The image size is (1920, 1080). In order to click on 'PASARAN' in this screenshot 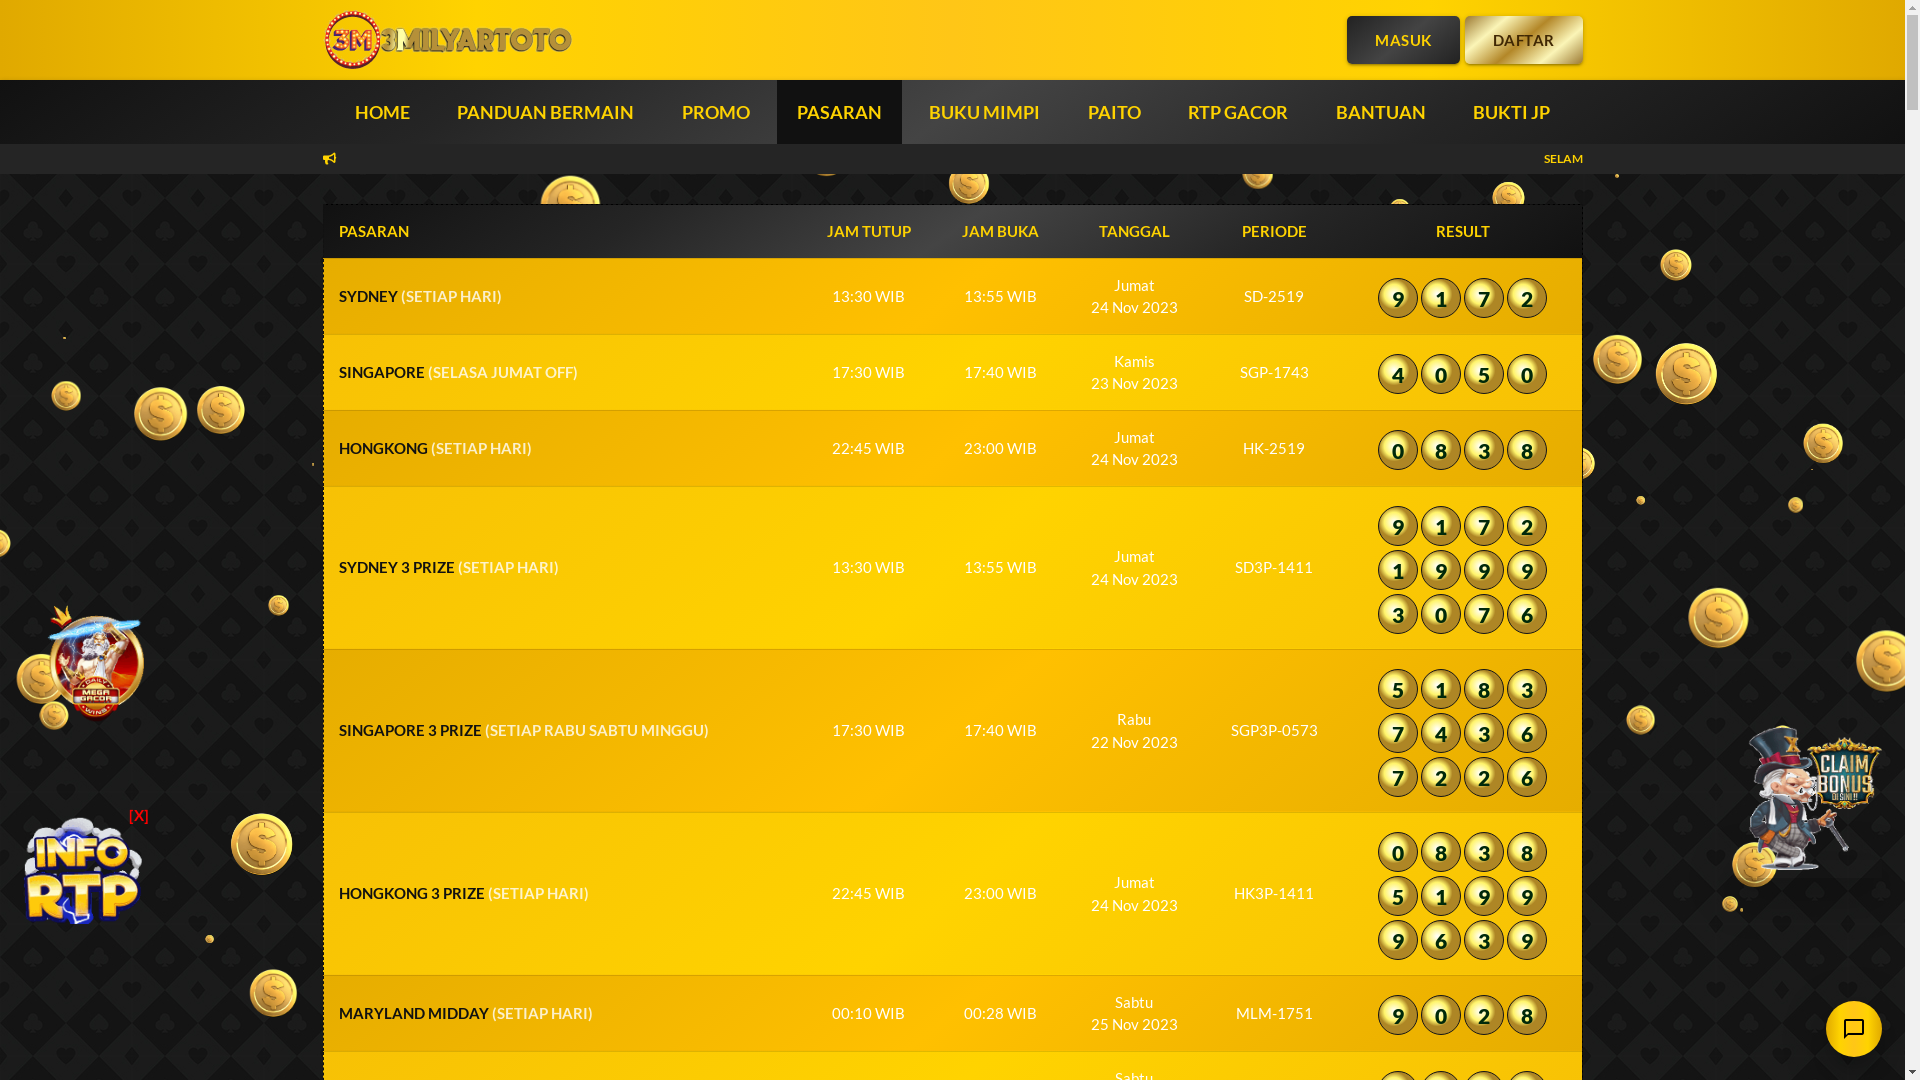, I will do `click(781, 111)`.